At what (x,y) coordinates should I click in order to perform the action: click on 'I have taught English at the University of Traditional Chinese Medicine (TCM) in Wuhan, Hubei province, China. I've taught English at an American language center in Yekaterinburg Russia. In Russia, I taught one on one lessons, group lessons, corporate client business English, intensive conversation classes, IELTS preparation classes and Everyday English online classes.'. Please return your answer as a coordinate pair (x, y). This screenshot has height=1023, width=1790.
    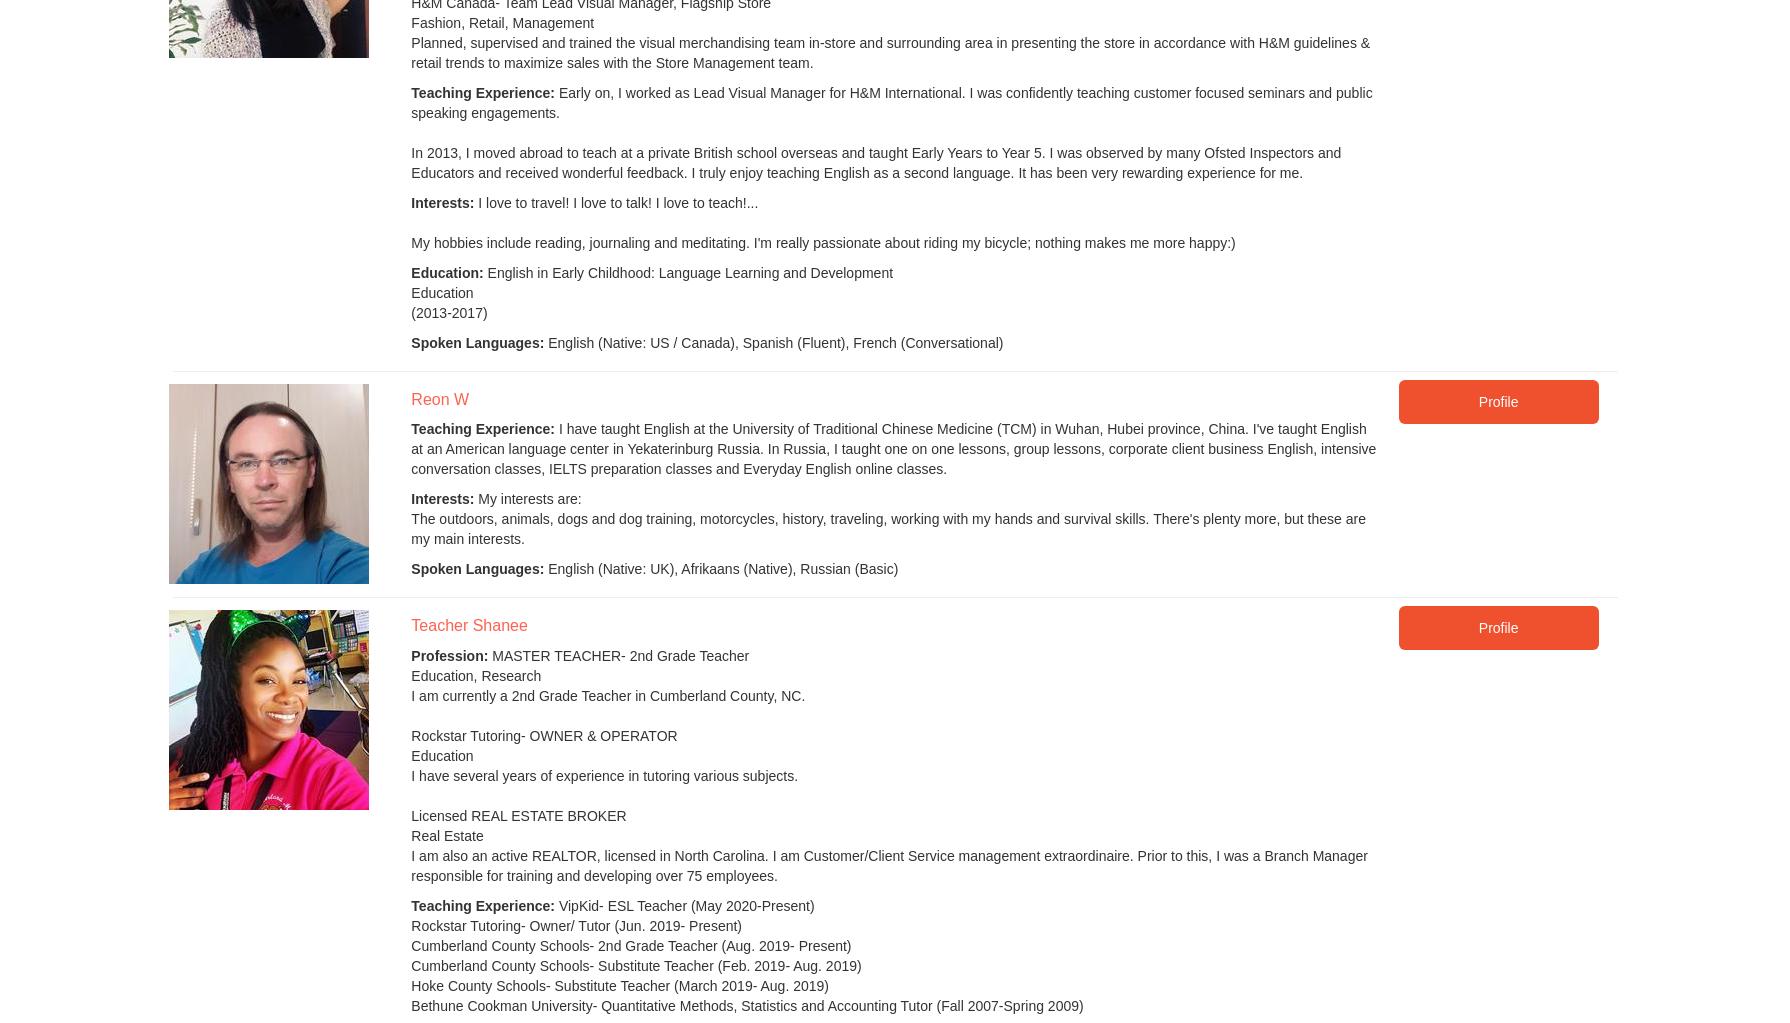
    Looking at the image, I should click on (892, 447).